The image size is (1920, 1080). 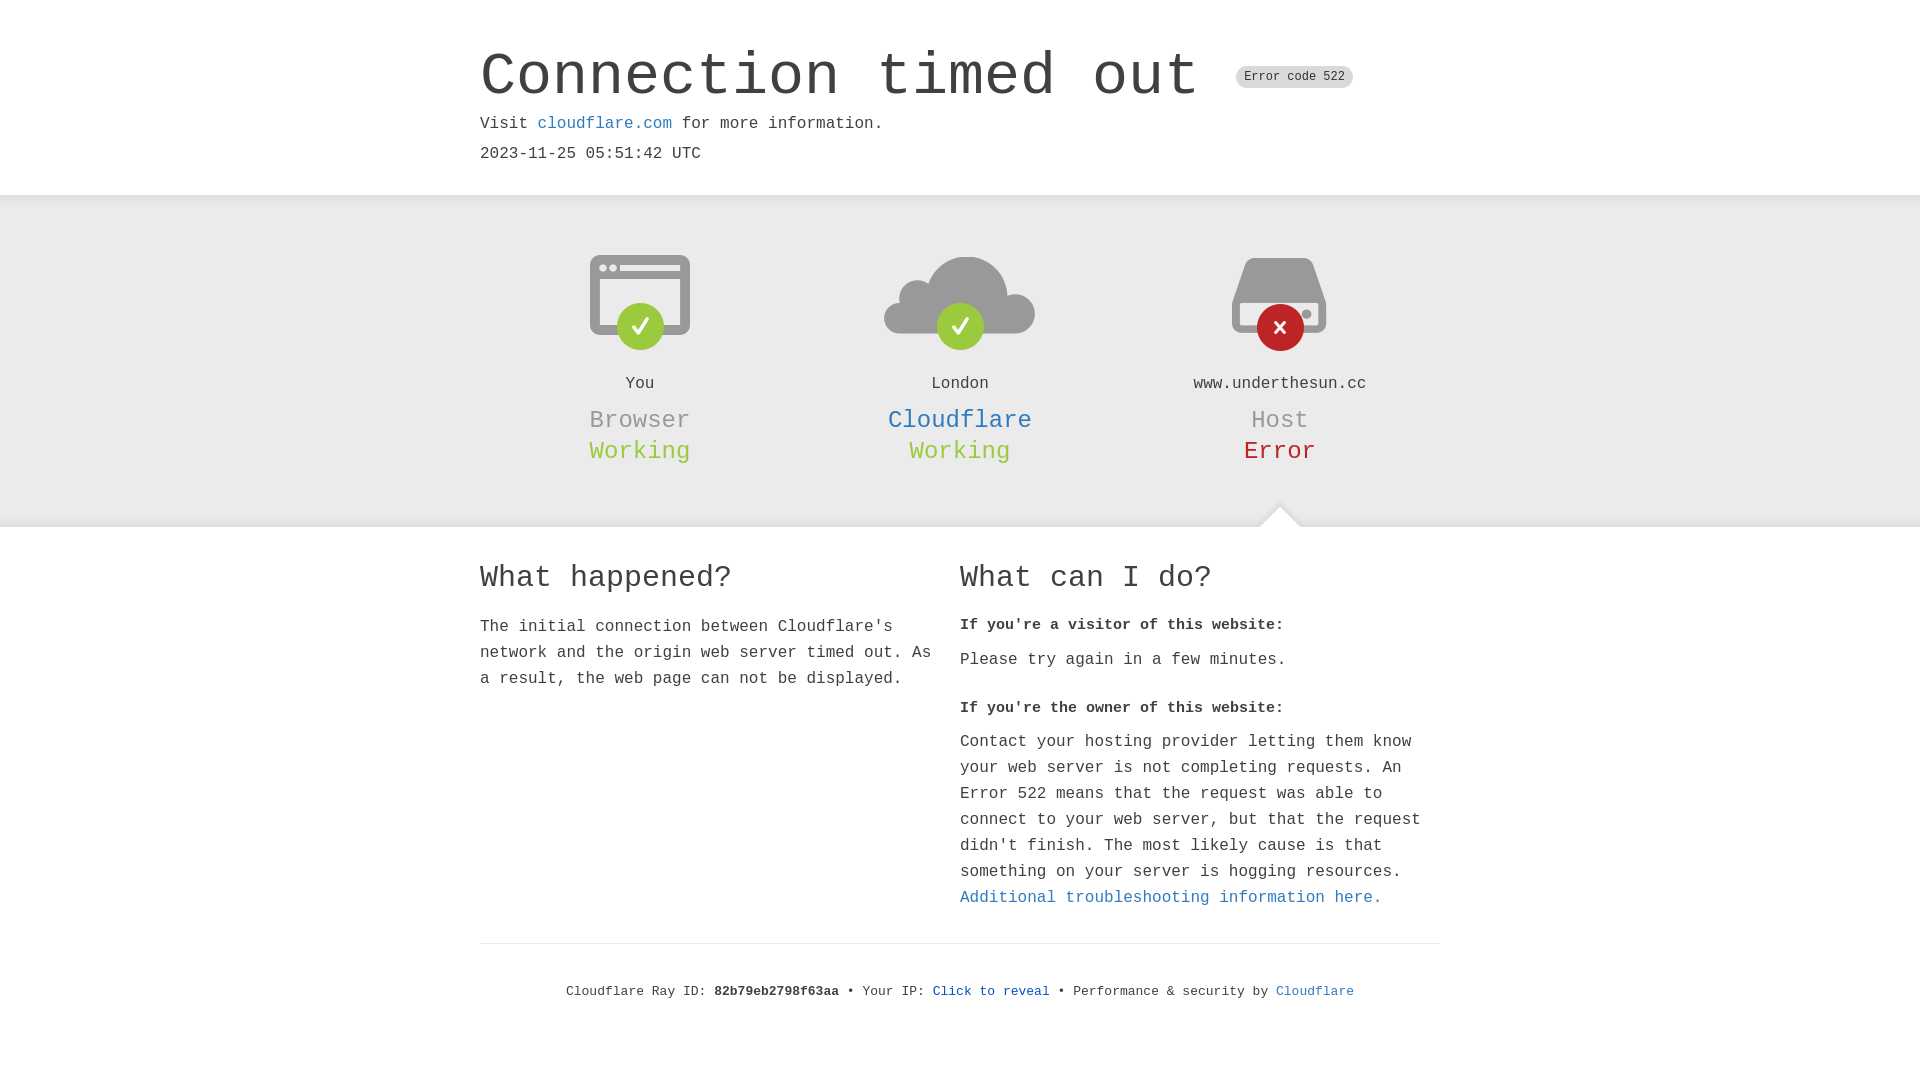 I want to click on 'cloudflare.com', so click(x=603, y=123).